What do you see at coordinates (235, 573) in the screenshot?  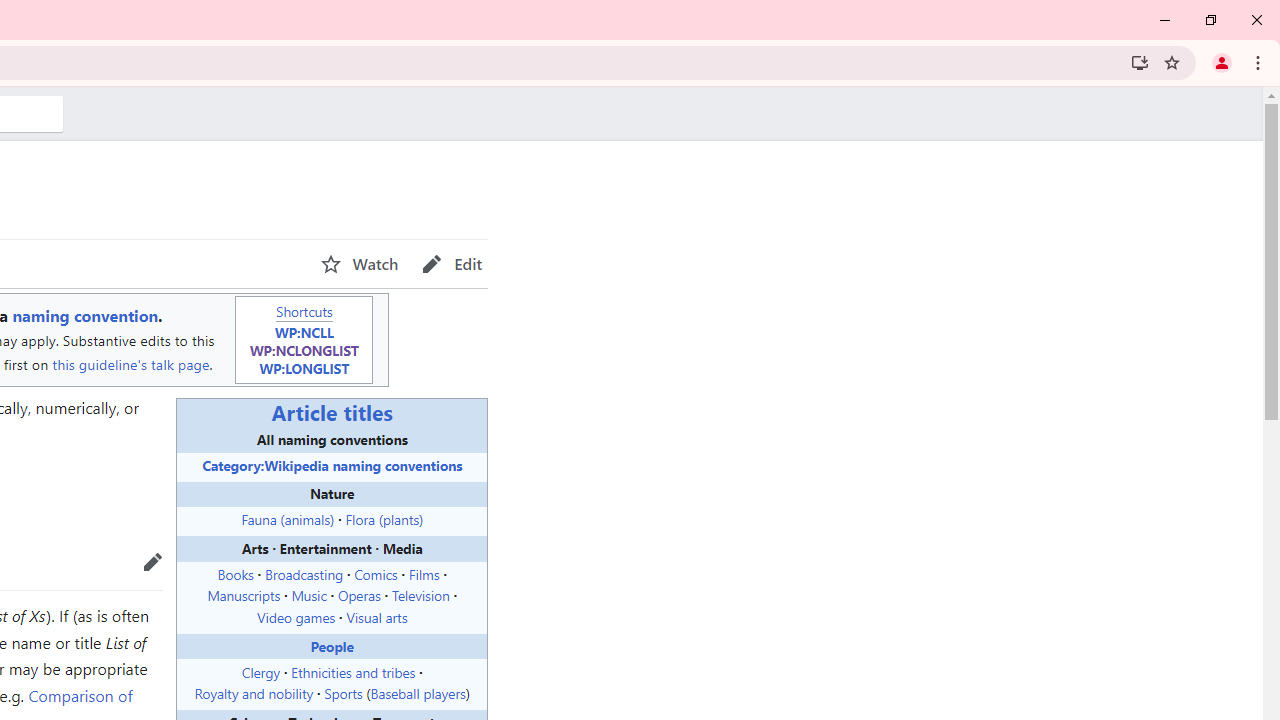 I see `'Books'` at bounding box center [235, 573].